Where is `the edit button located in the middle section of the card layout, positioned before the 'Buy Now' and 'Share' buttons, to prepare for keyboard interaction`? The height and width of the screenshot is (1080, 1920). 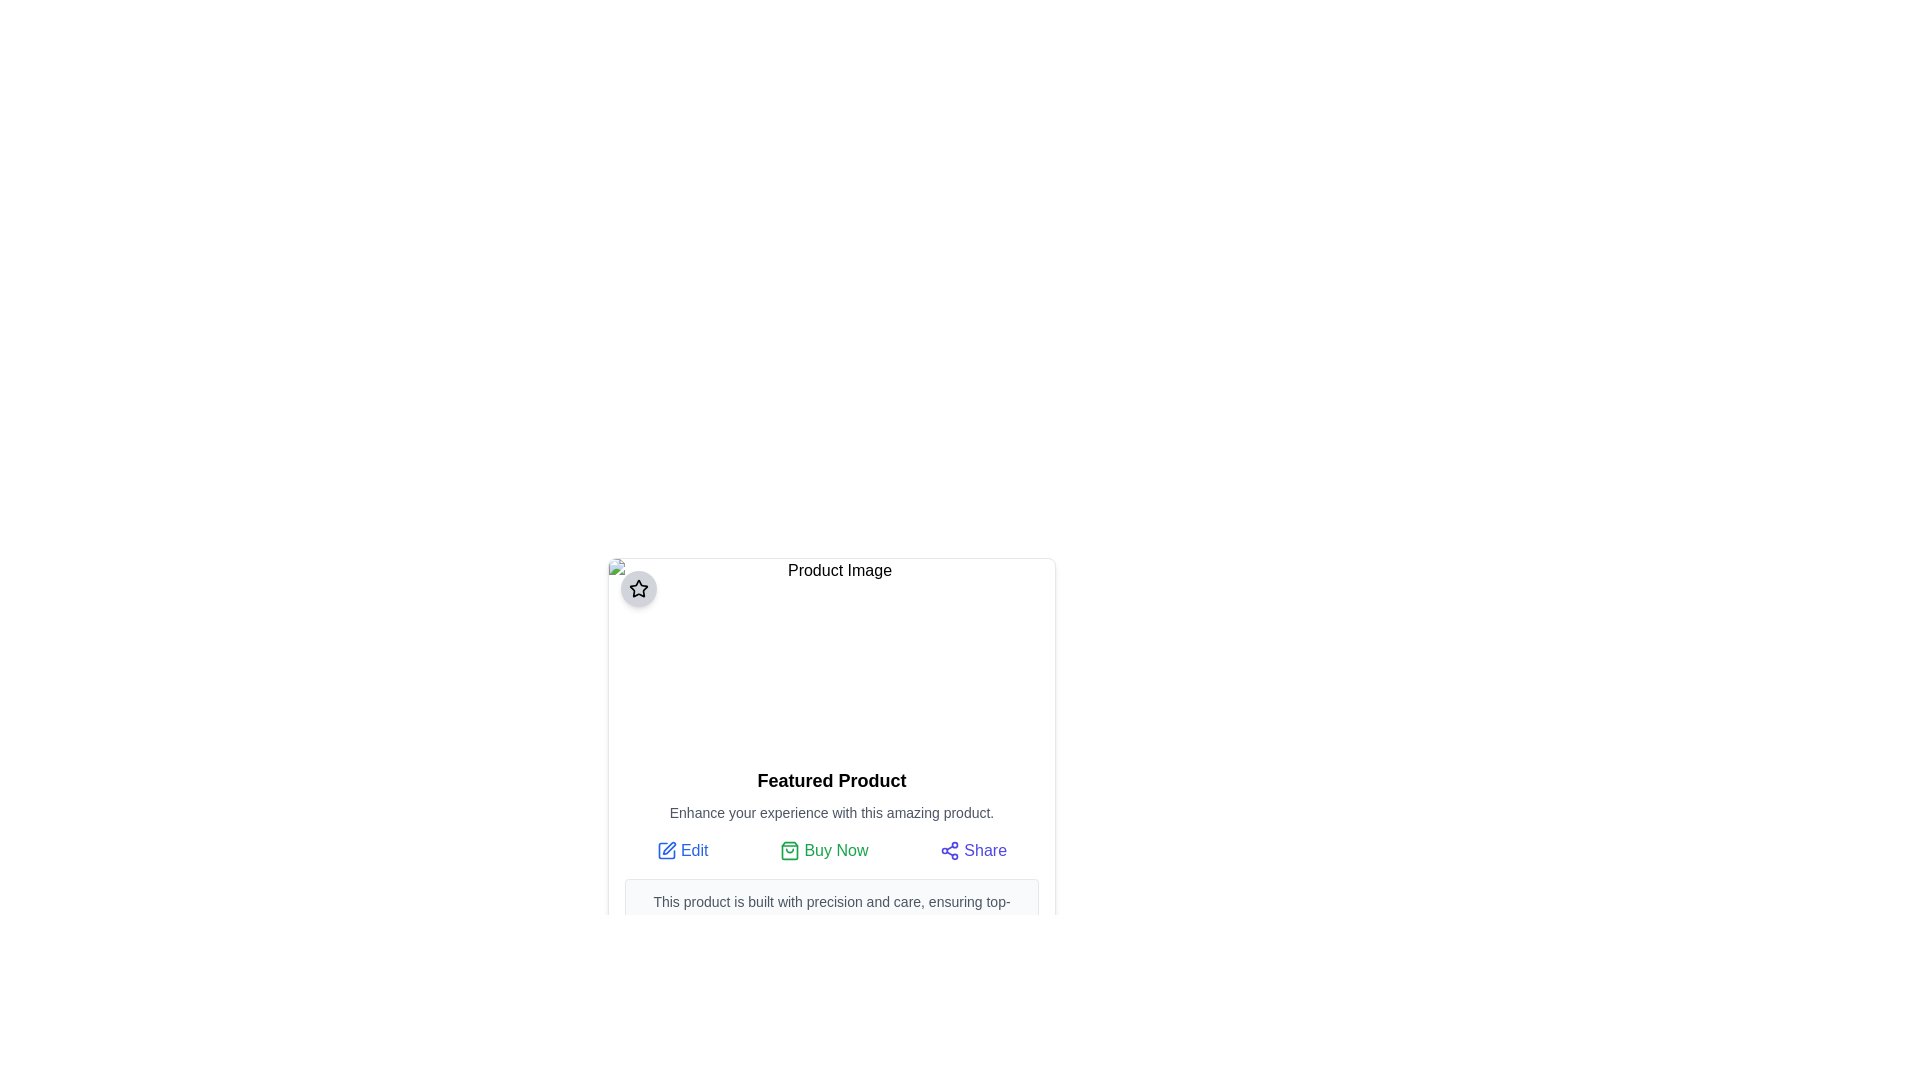
the edit button located in the middle section of the card layout, positioned before the 'Buy Now' and 'Share' buttons, to prepare for keyboard interaction is located at coordinates (682, 851).